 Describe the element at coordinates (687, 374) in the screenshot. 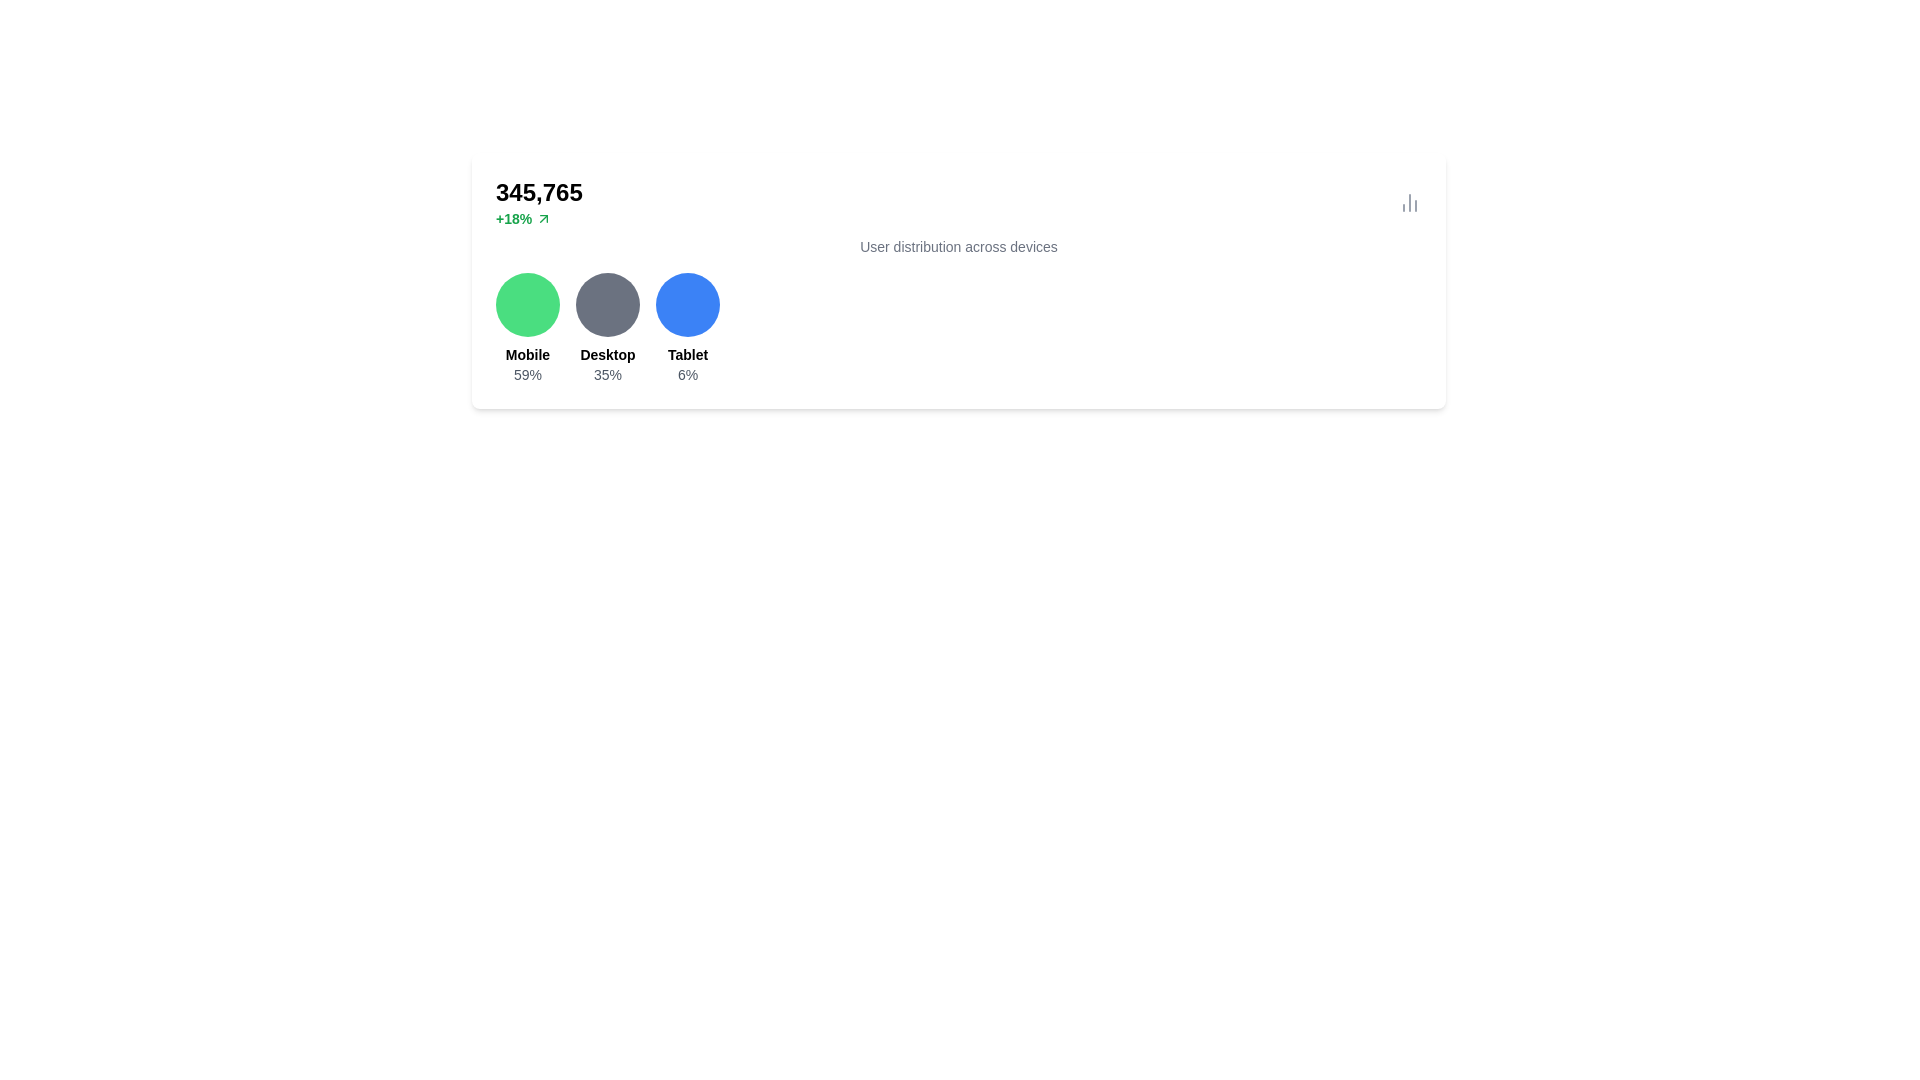

I see `the text label that displays the percentage of users accessing via tablets, which is located below the 'Tablet' label and aligned with the blue circular icon` at that location.